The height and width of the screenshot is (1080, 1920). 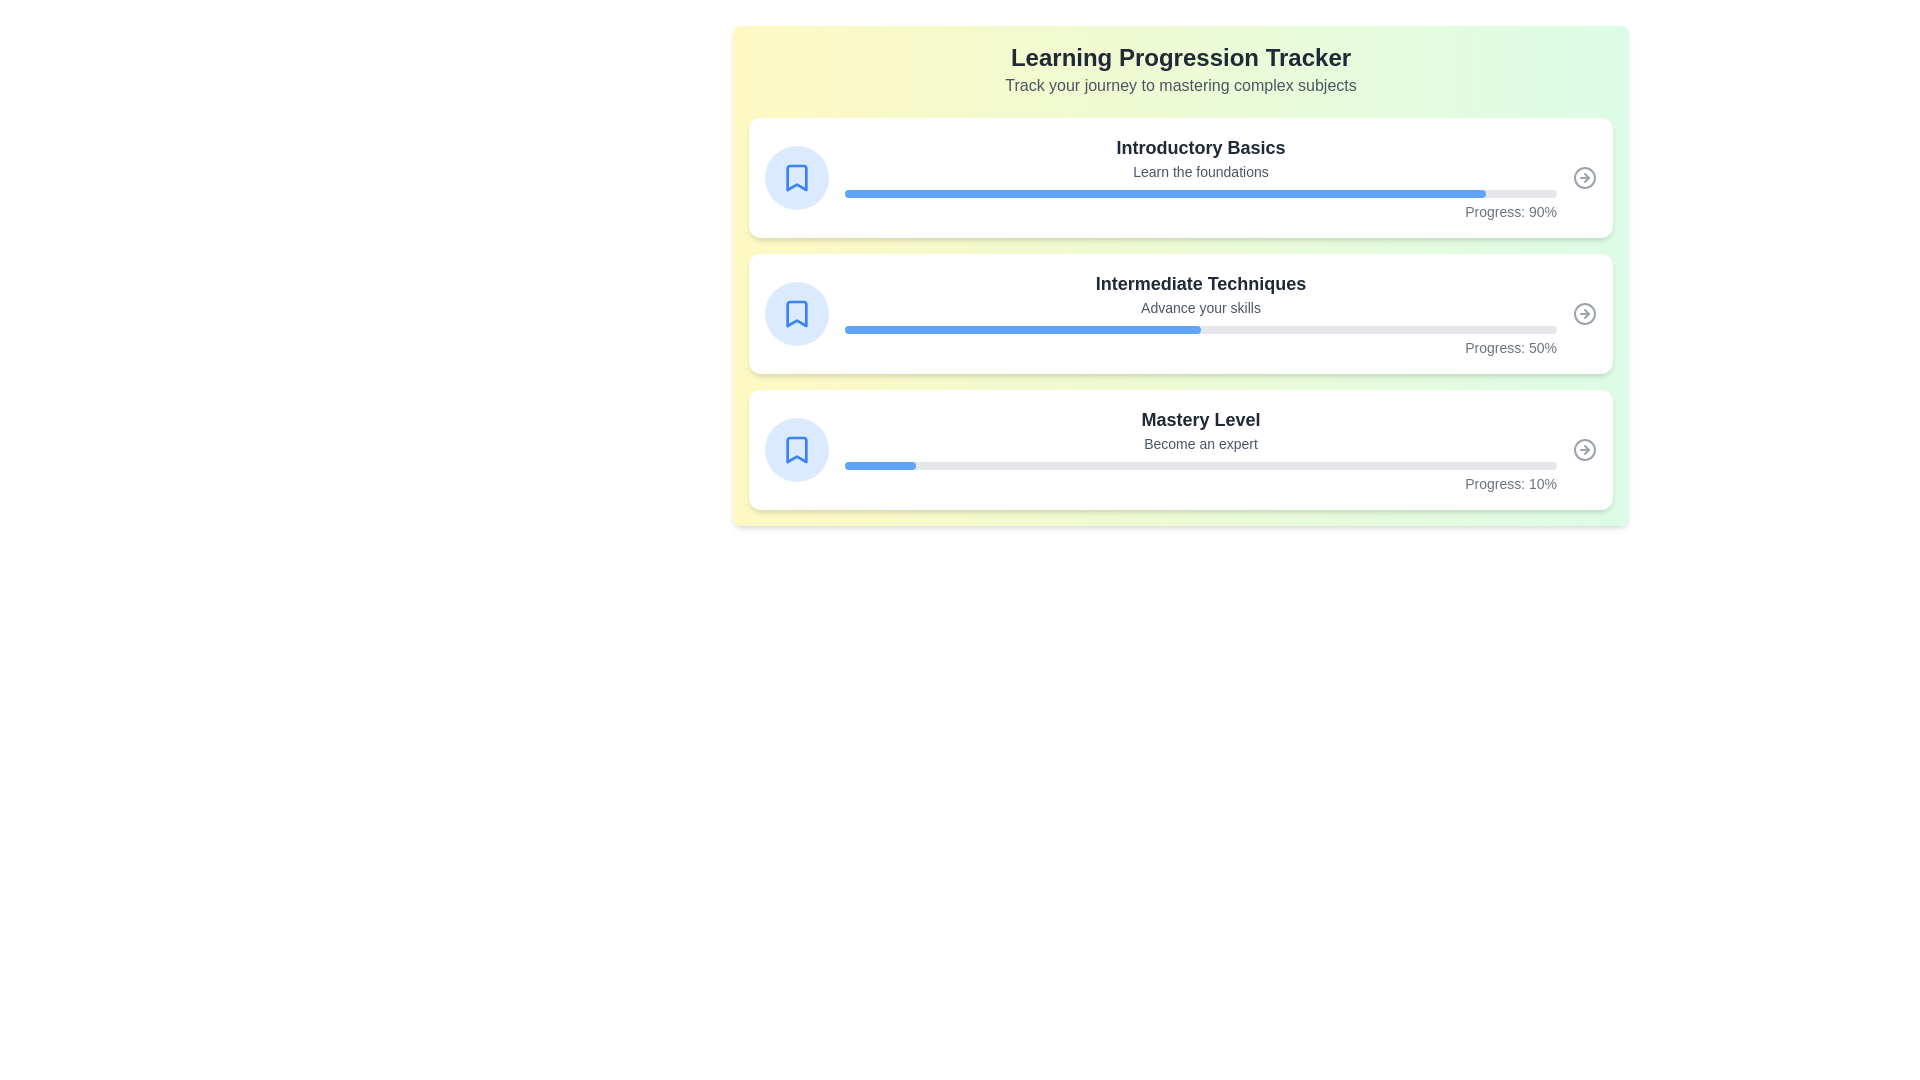 I want to click on the Progress Bar located below the text 'Advance your skills' and above the 'Progress: 50%' label, which features a gray background with a blue filled portion indicating 50% completion, so click(x=1200, y=329).